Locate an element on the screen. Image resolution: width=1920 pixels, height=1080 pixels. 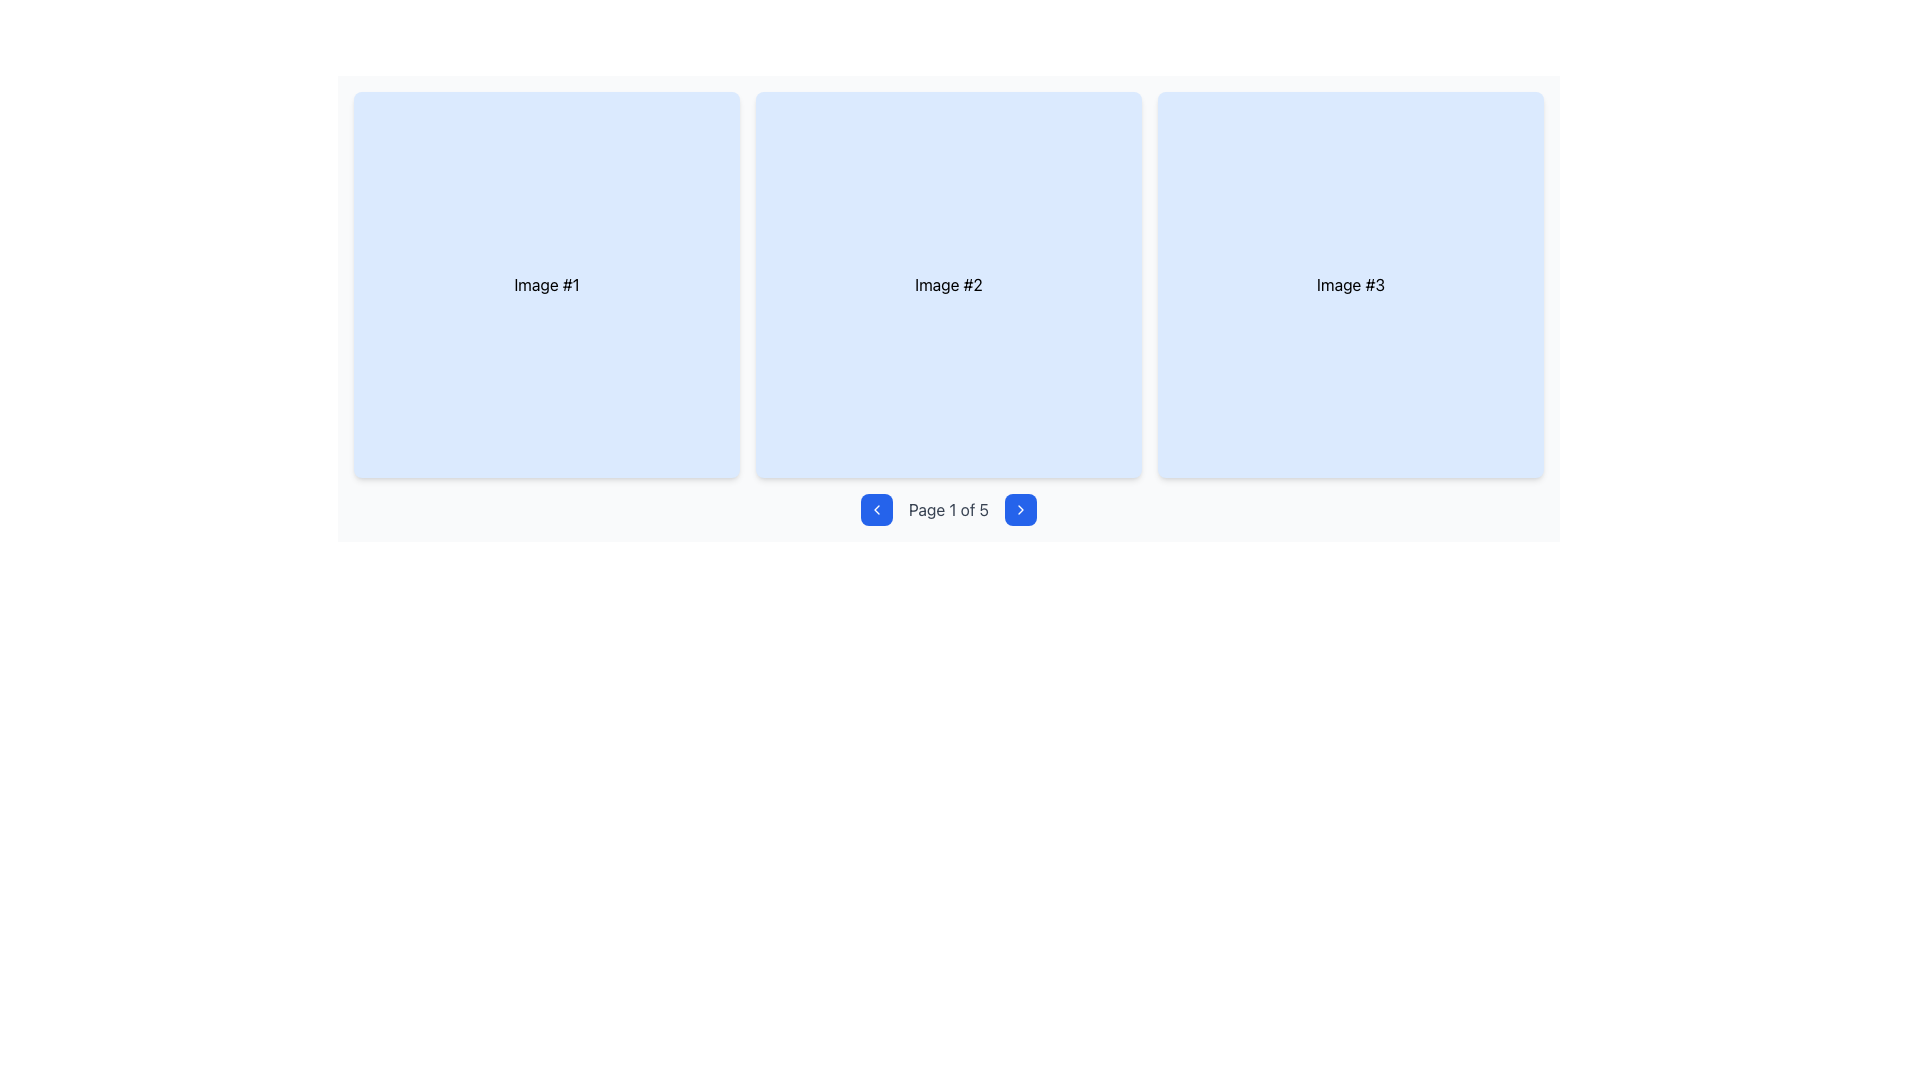
the right-pointing chevron icon with a blue background and white stroke lines is located at coordinates (1021, 508).